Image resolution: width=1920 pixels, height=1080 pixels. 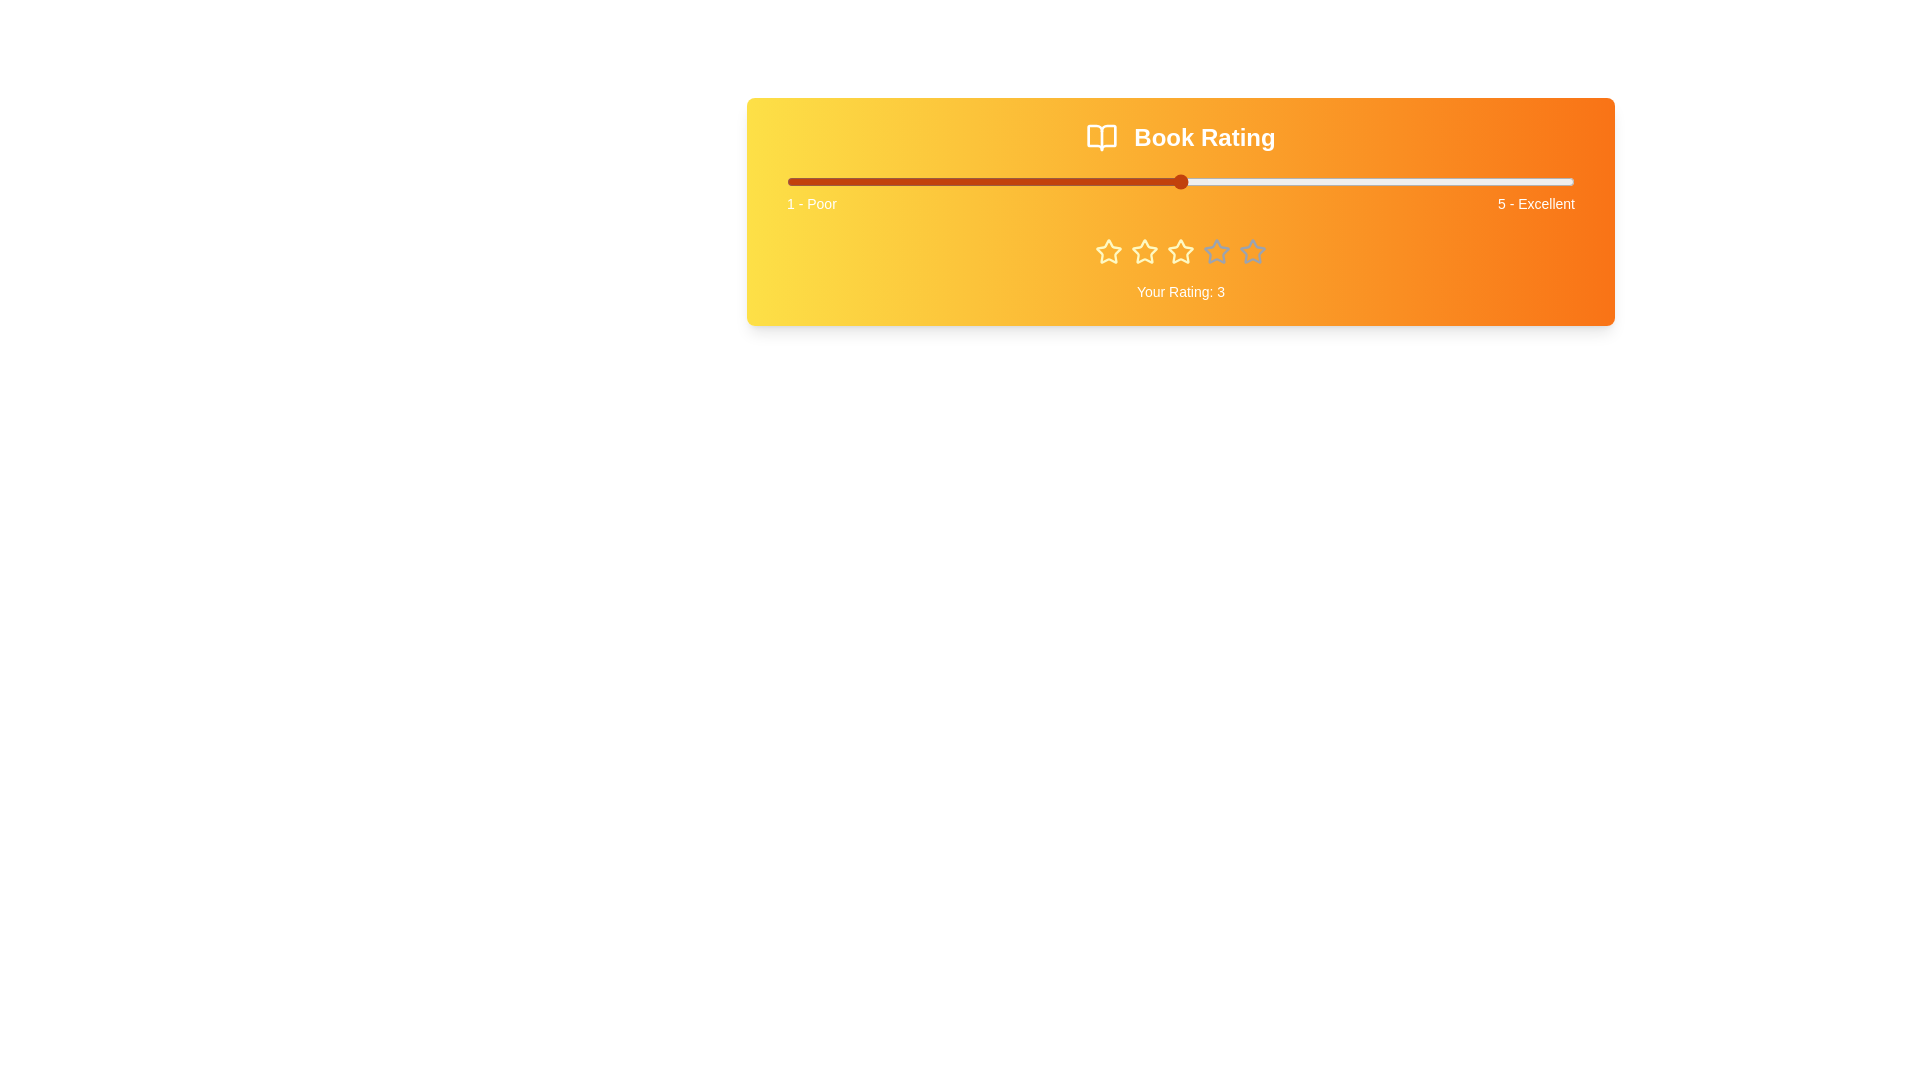 What do you see at coordinates (1216, 250) in the screenshot?
I see `the third star icon in the horizontal rating indicator under the 'Book Rating' title, which is styled in gray and represents a rating of 3` at bounding box center [1216, 250].